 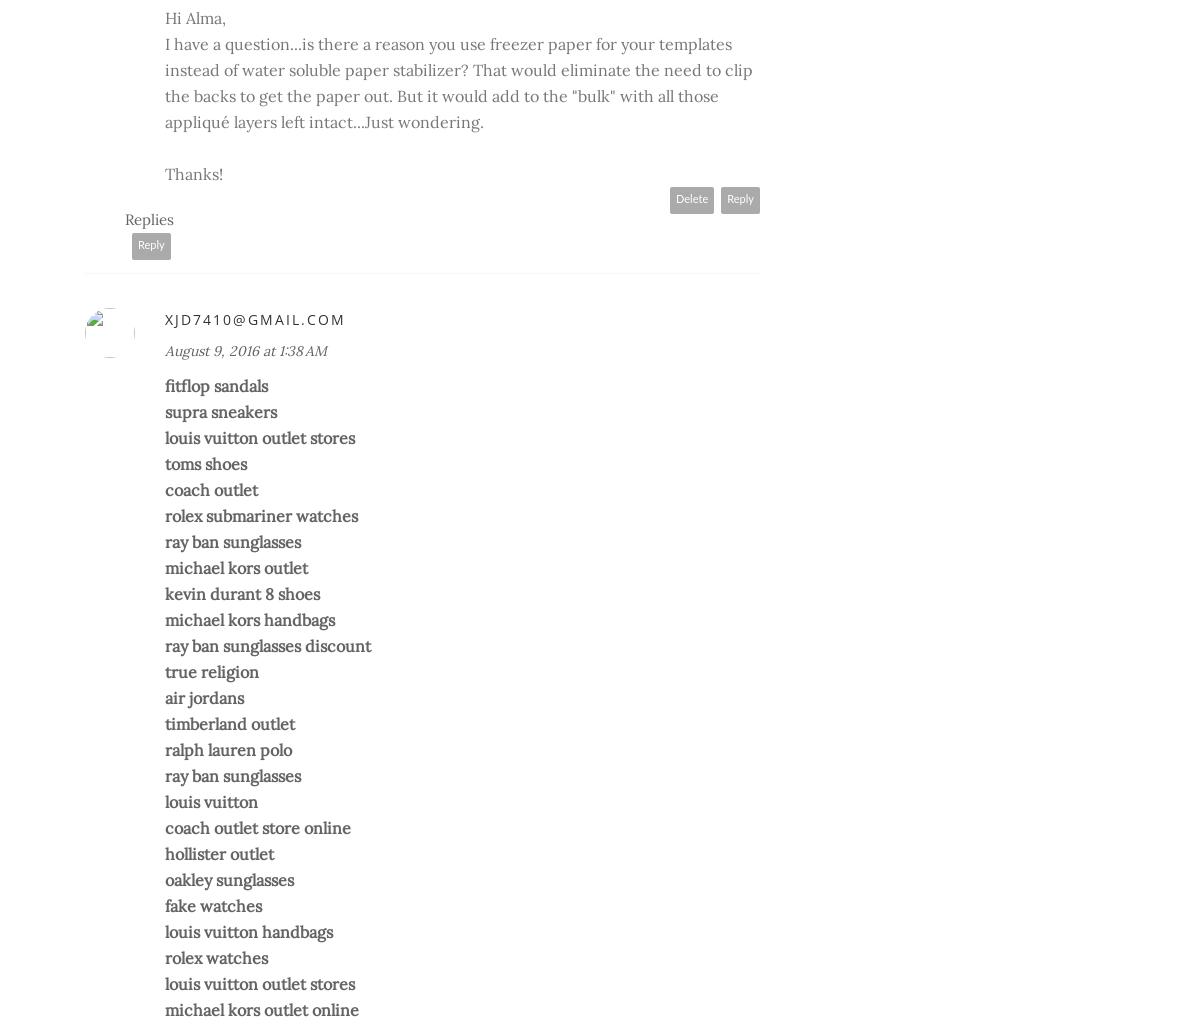 What do you see at coordinates (266, 644) in the screenshot?
I see `'ray ban sunglasses discount'` at bounding box center [266, 644].